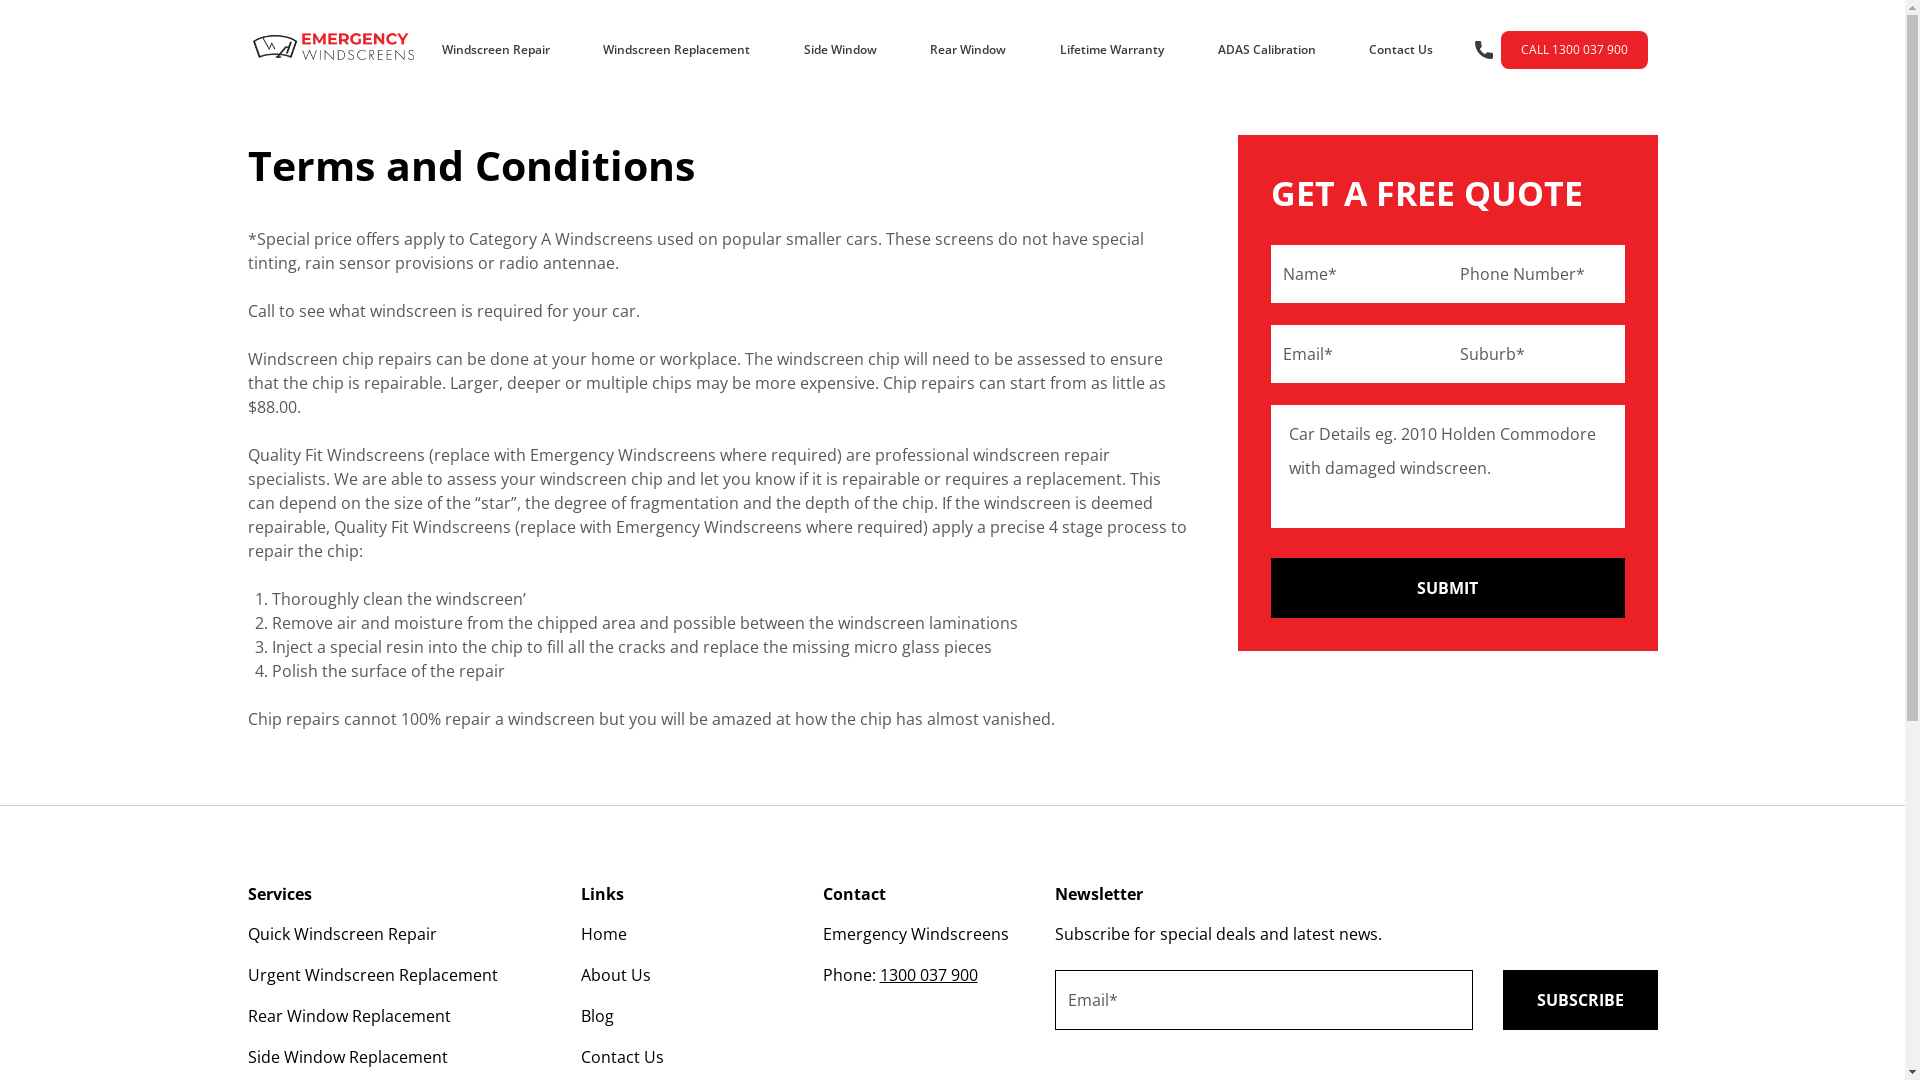 Image resolution: width=1920 pixels, height=1080 pixels. I want to click on 'Urgent Windscreen Replacement', so click(373, 974).